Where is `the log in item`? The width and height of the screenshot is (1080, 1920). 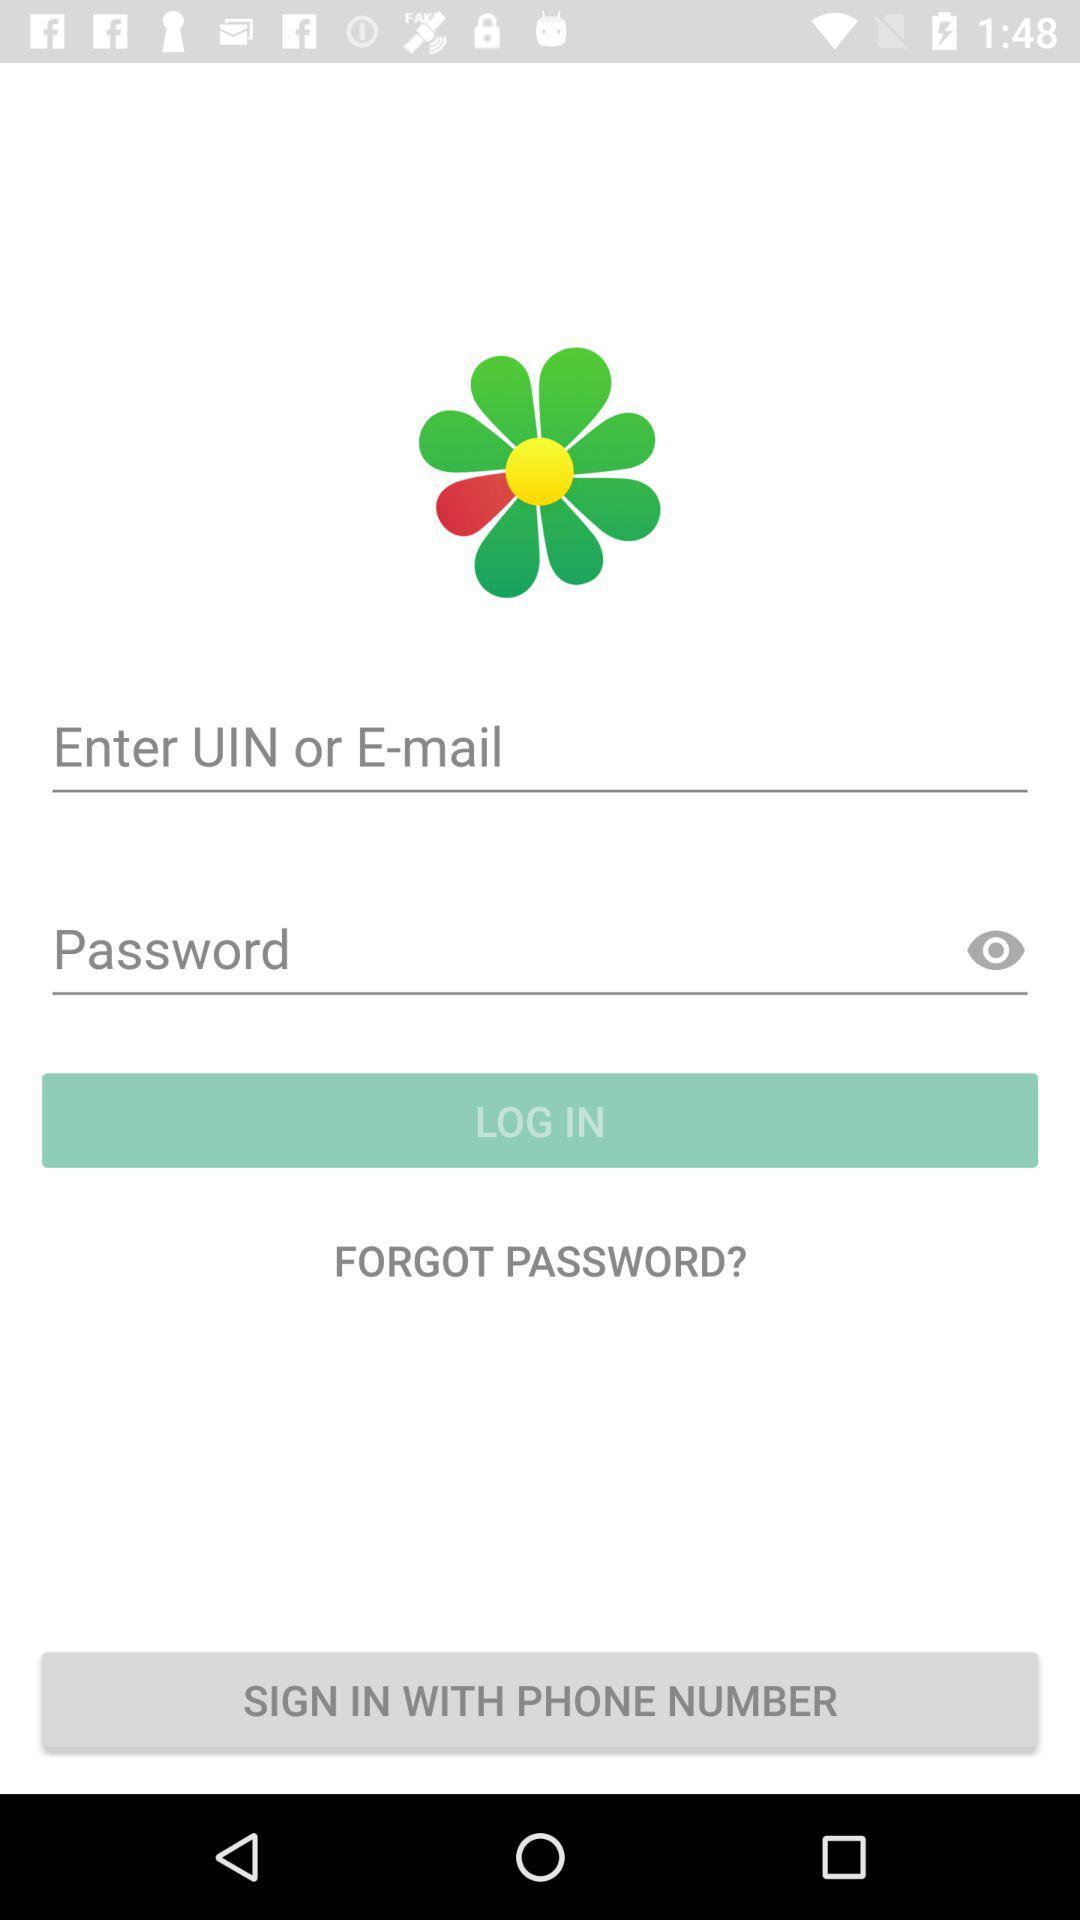
the log in item is located at coordinates (540, 1120).